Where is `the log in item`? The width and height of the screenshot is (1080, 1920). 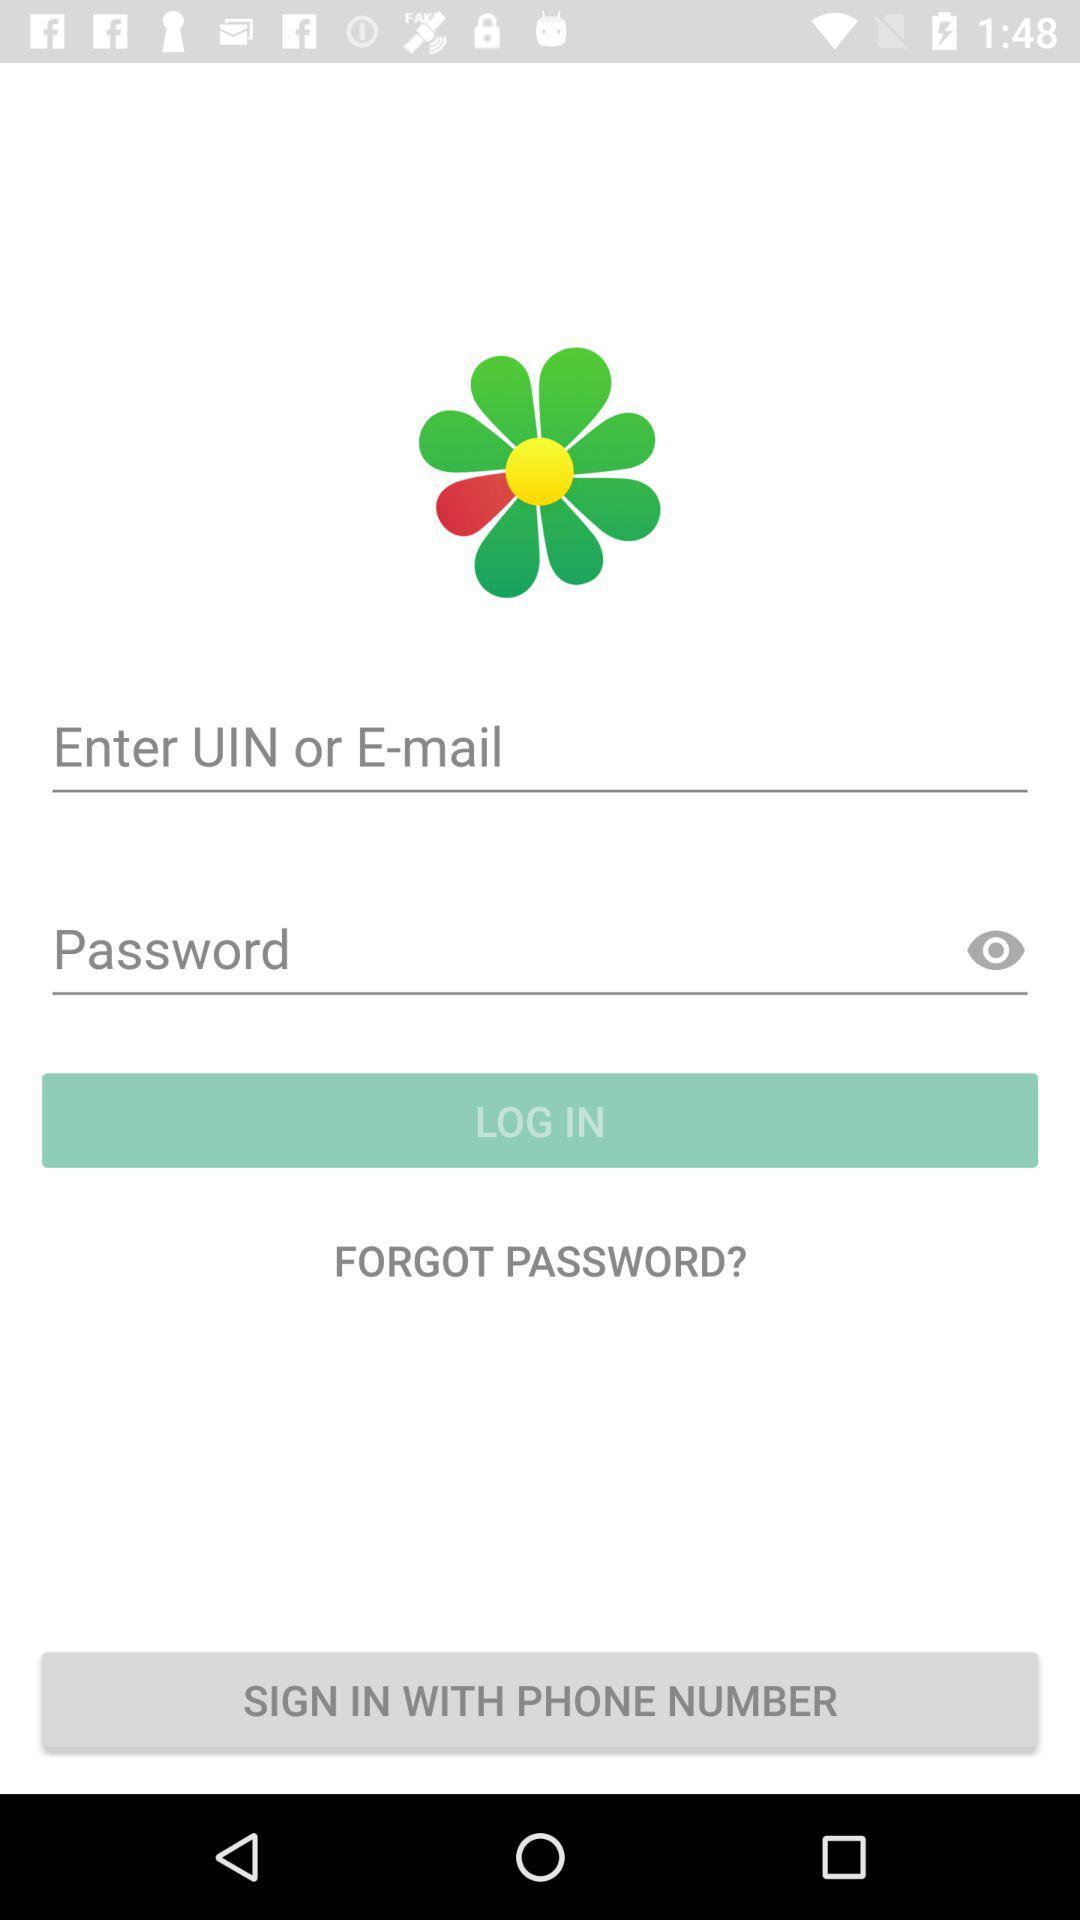
the log in item is located at coordinates (540, 1120).